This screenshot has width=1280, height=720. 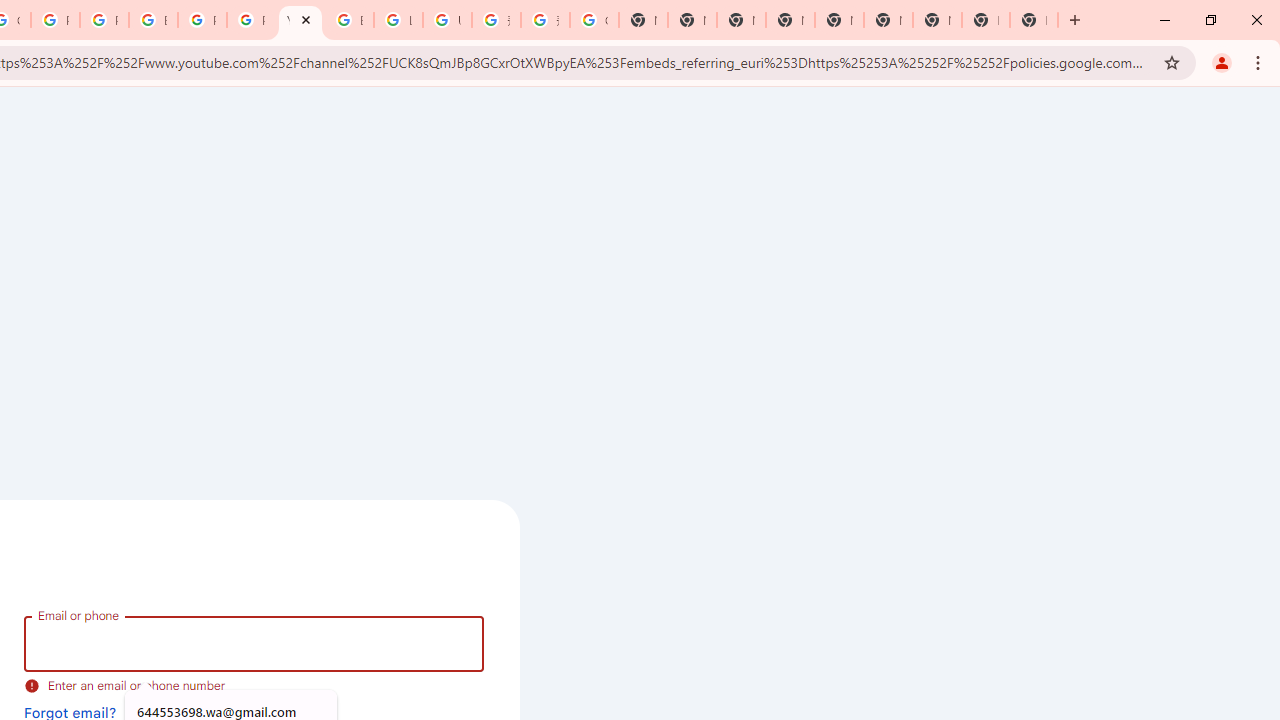 I want to click on 'Google Images', so click(x=593, y=20).